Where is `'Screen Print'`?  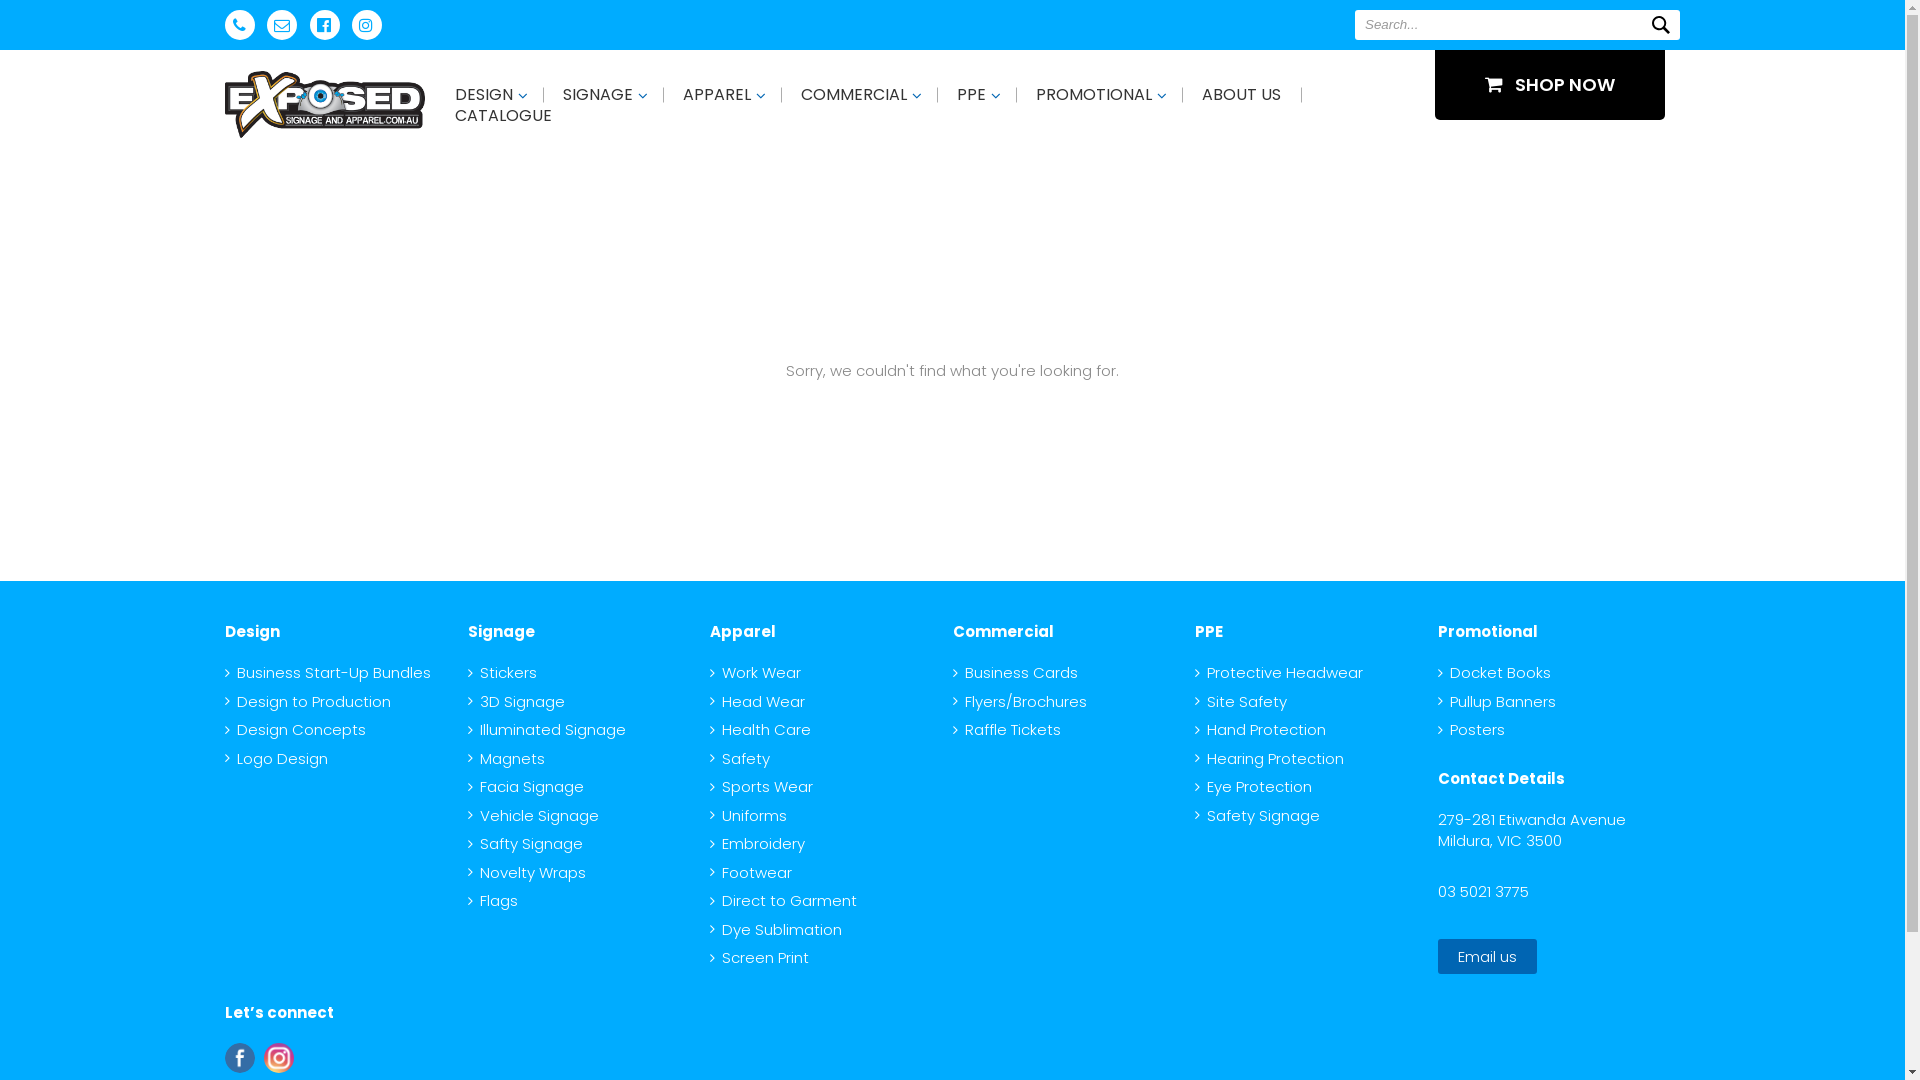 'Screen Print' is located at coordinates (758, 956).